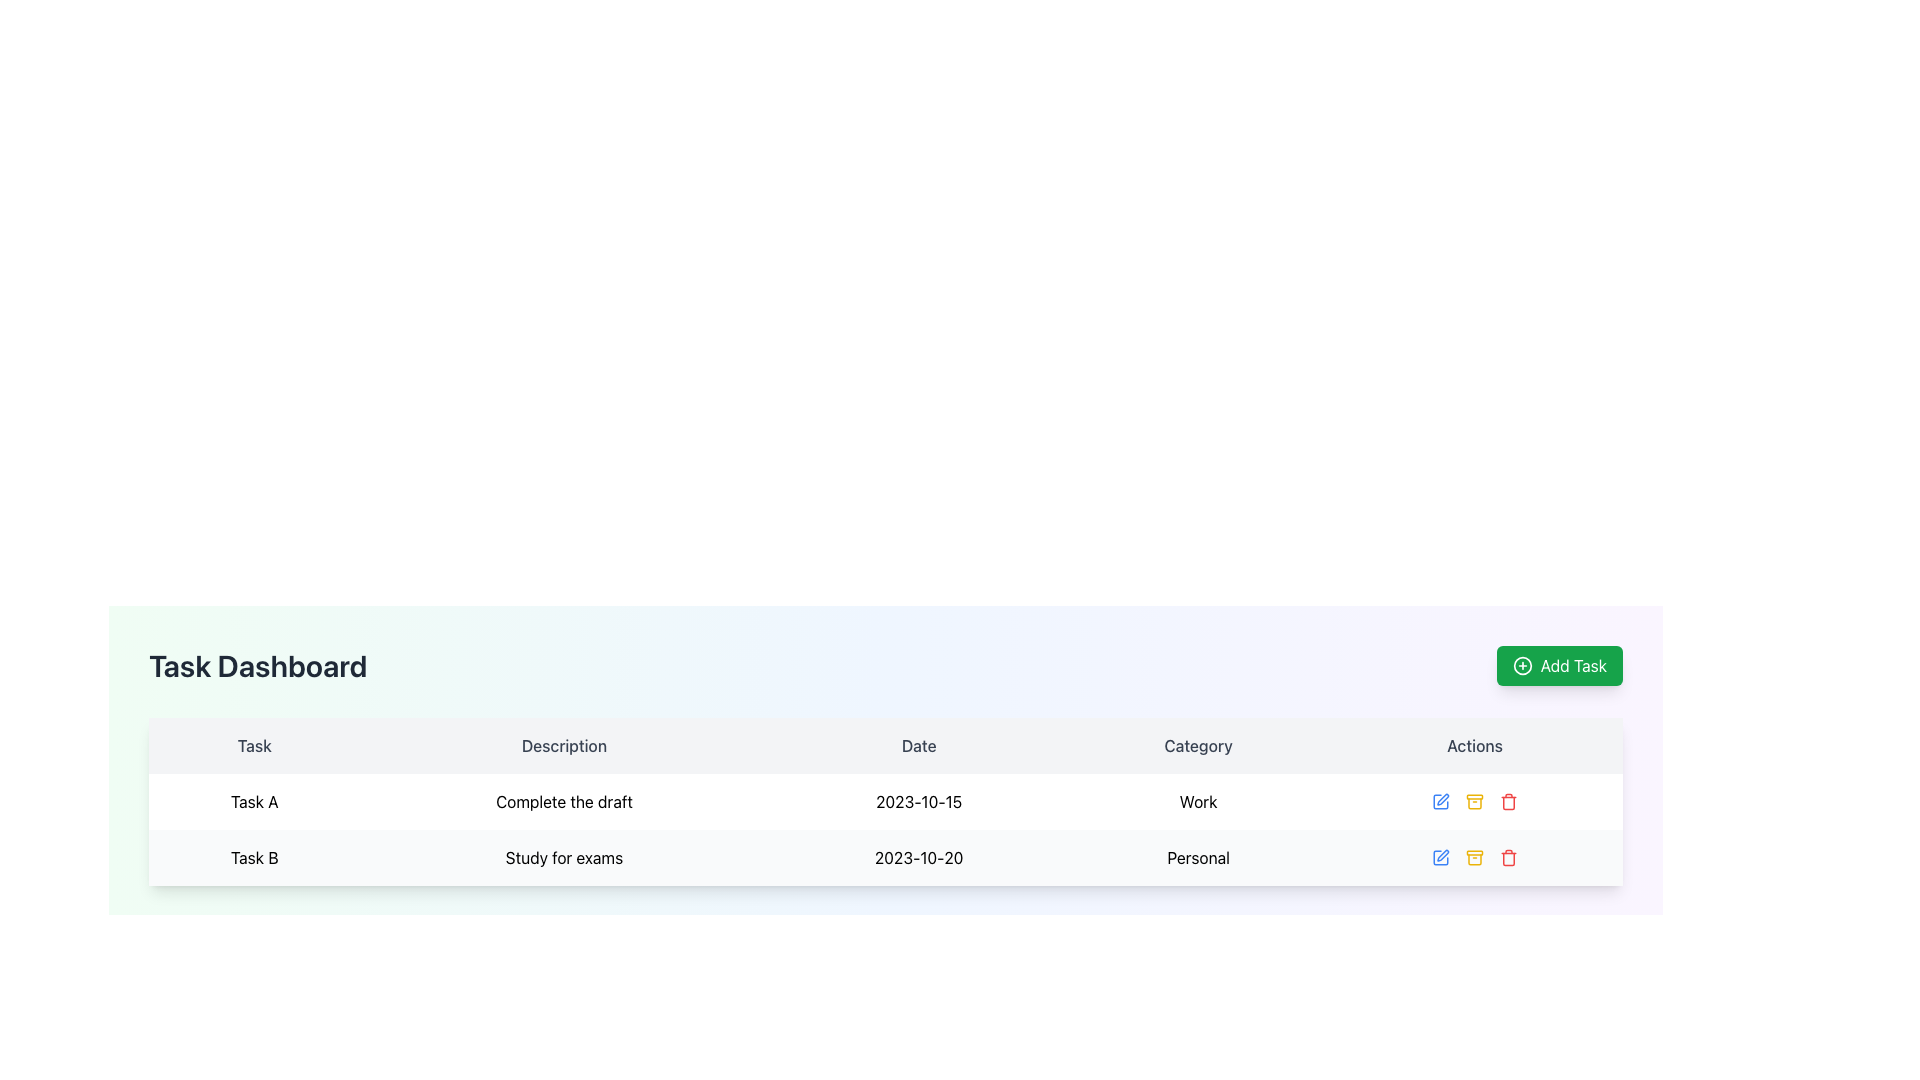 The image size is (1920, 1080). What do you see at coordinates (253, 745) in the screenshot?
I see `the header label for the tasks column in the table, located at the top-left corner above 'Task A'` at bounding box center [253, 745].